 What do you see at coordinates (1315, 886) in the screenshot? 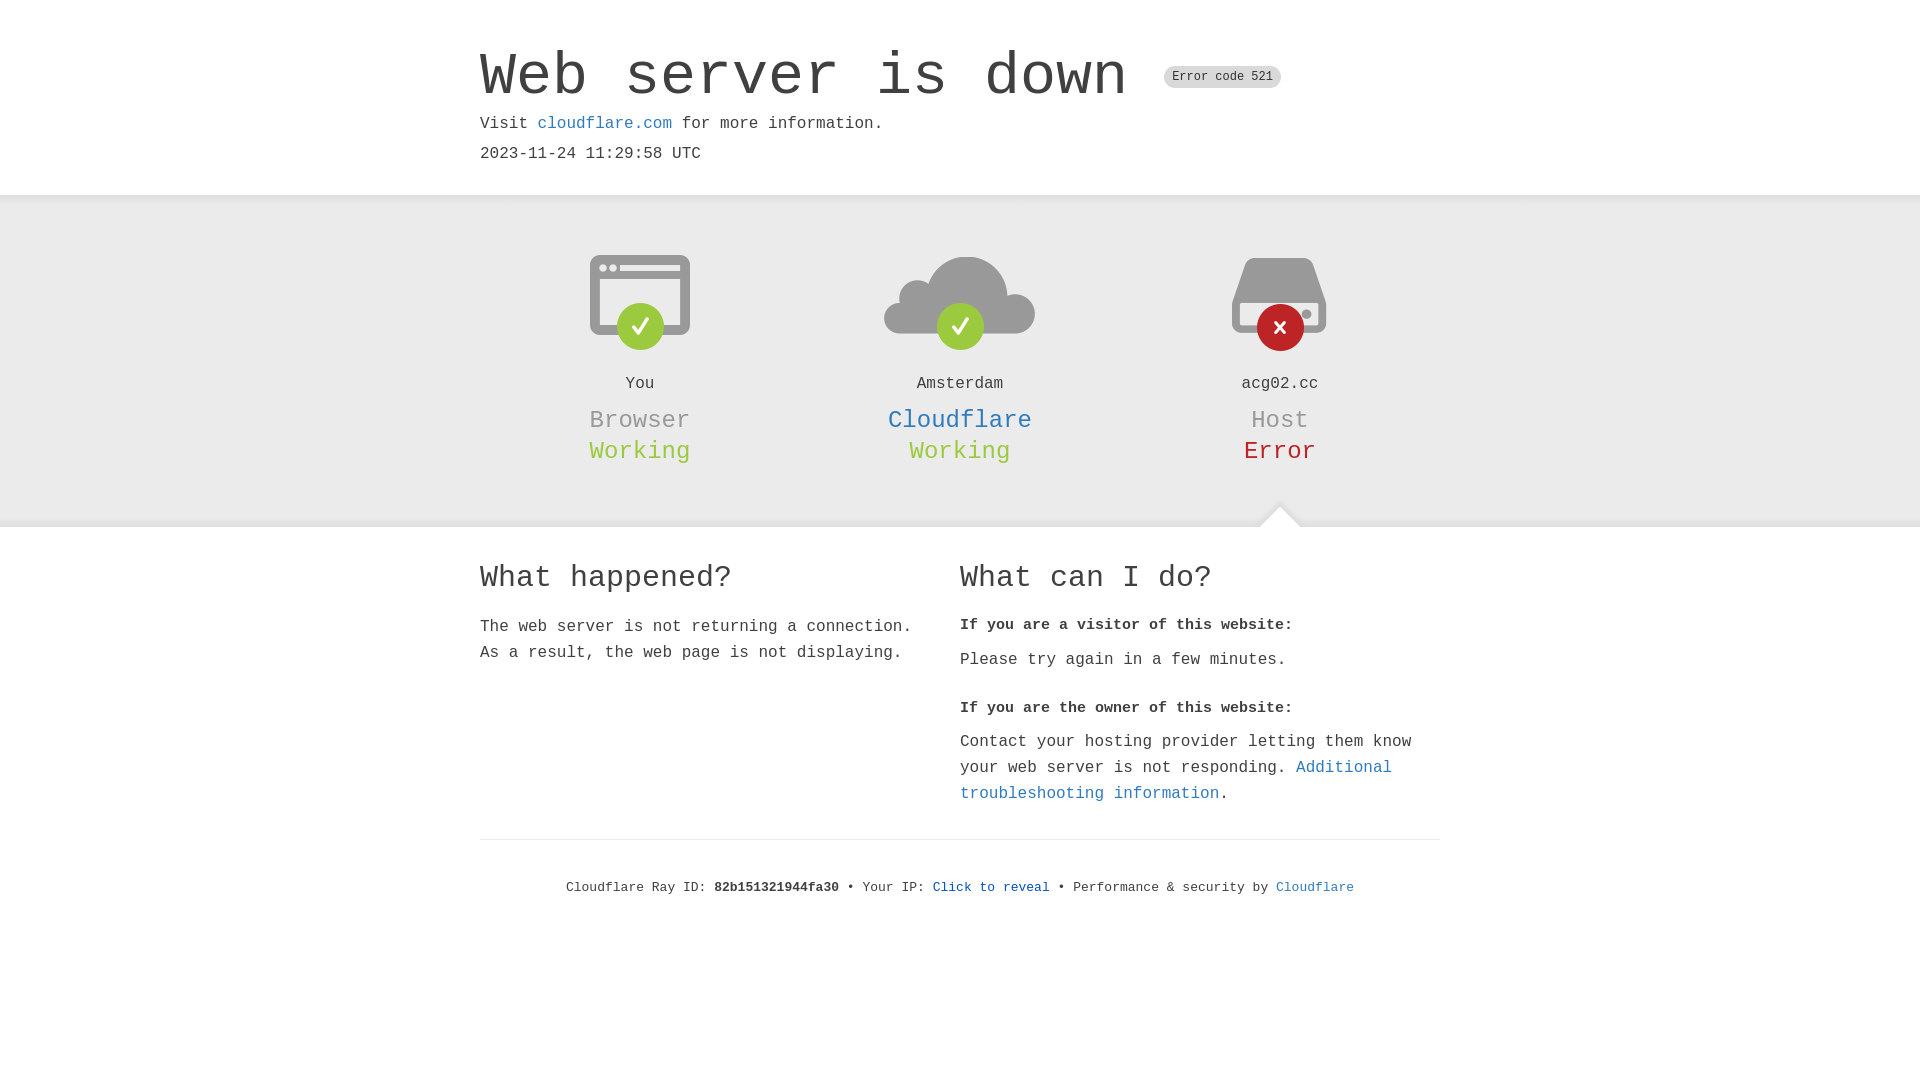
I see `'Cloudflare'` at bounding box center [1315, 886].